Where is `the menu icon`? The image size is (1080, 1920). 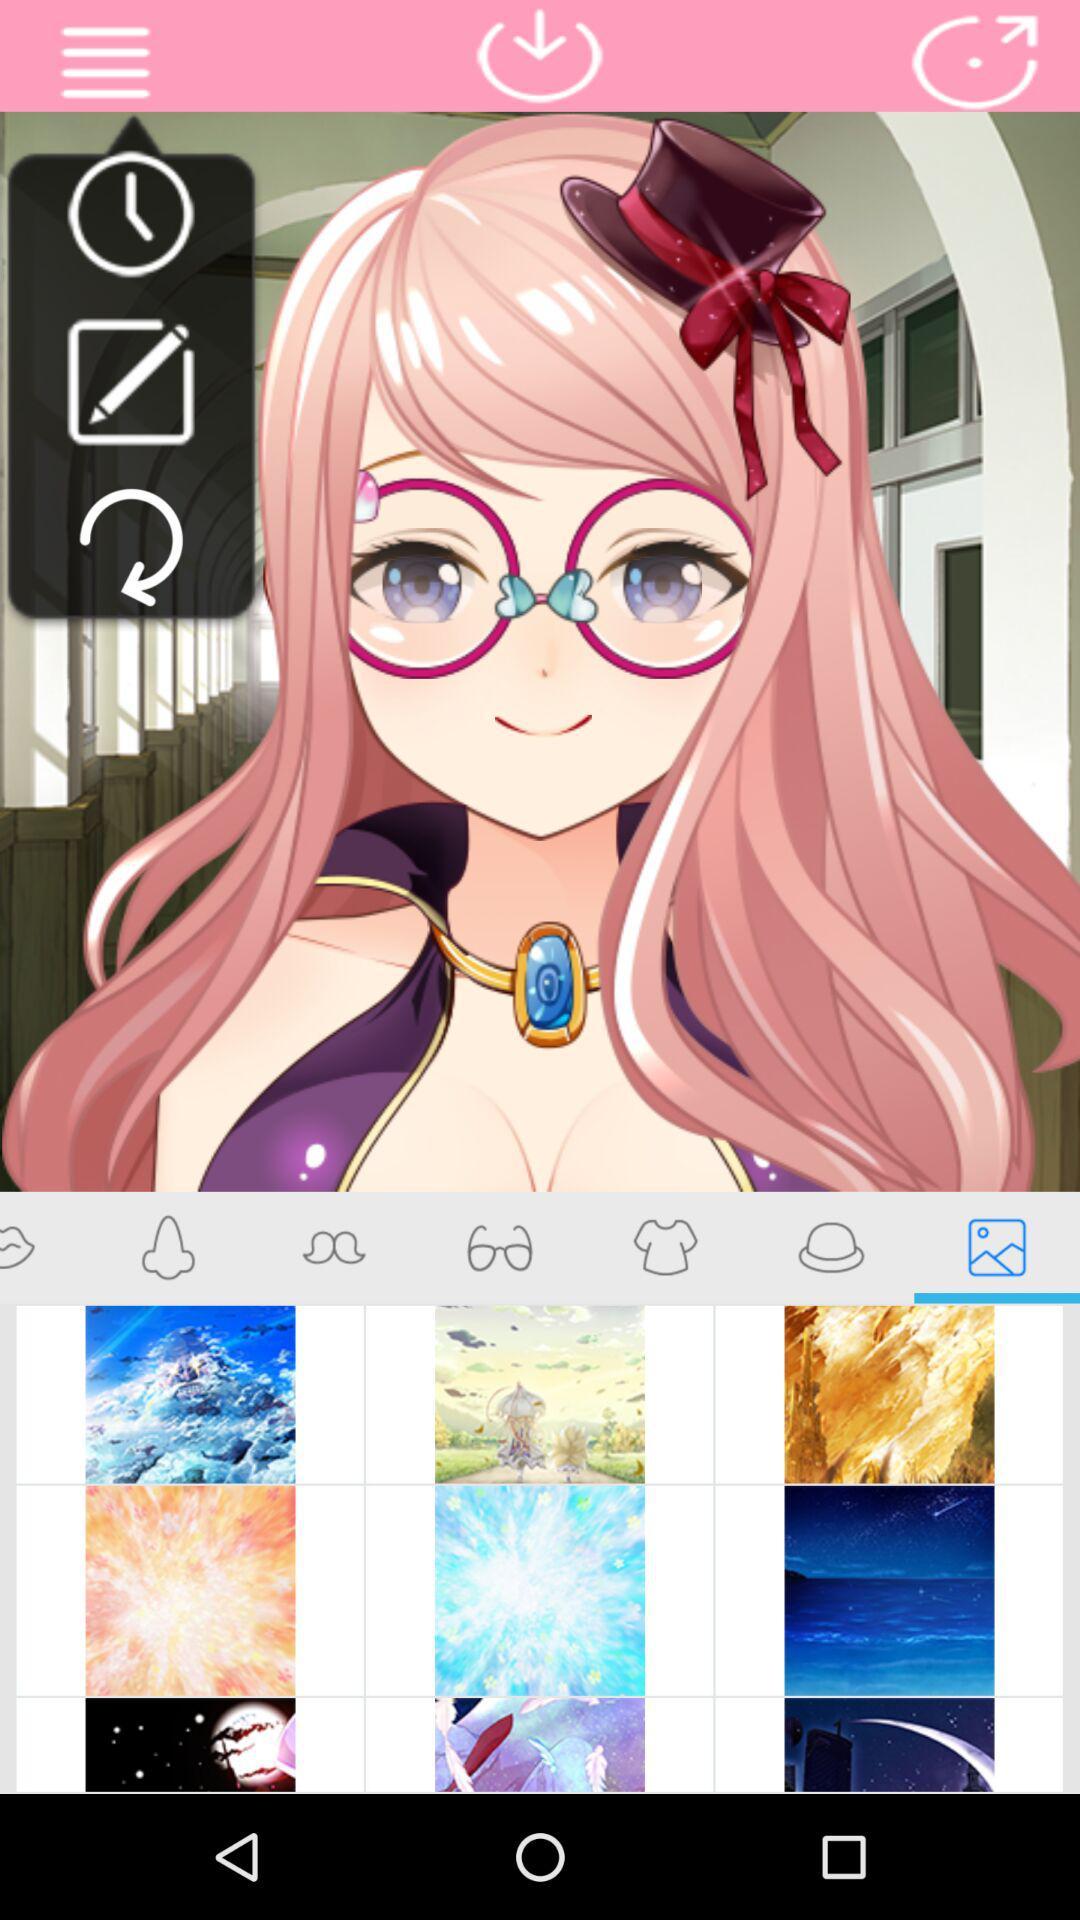
the menu icon is located at coordinates (105, 67).